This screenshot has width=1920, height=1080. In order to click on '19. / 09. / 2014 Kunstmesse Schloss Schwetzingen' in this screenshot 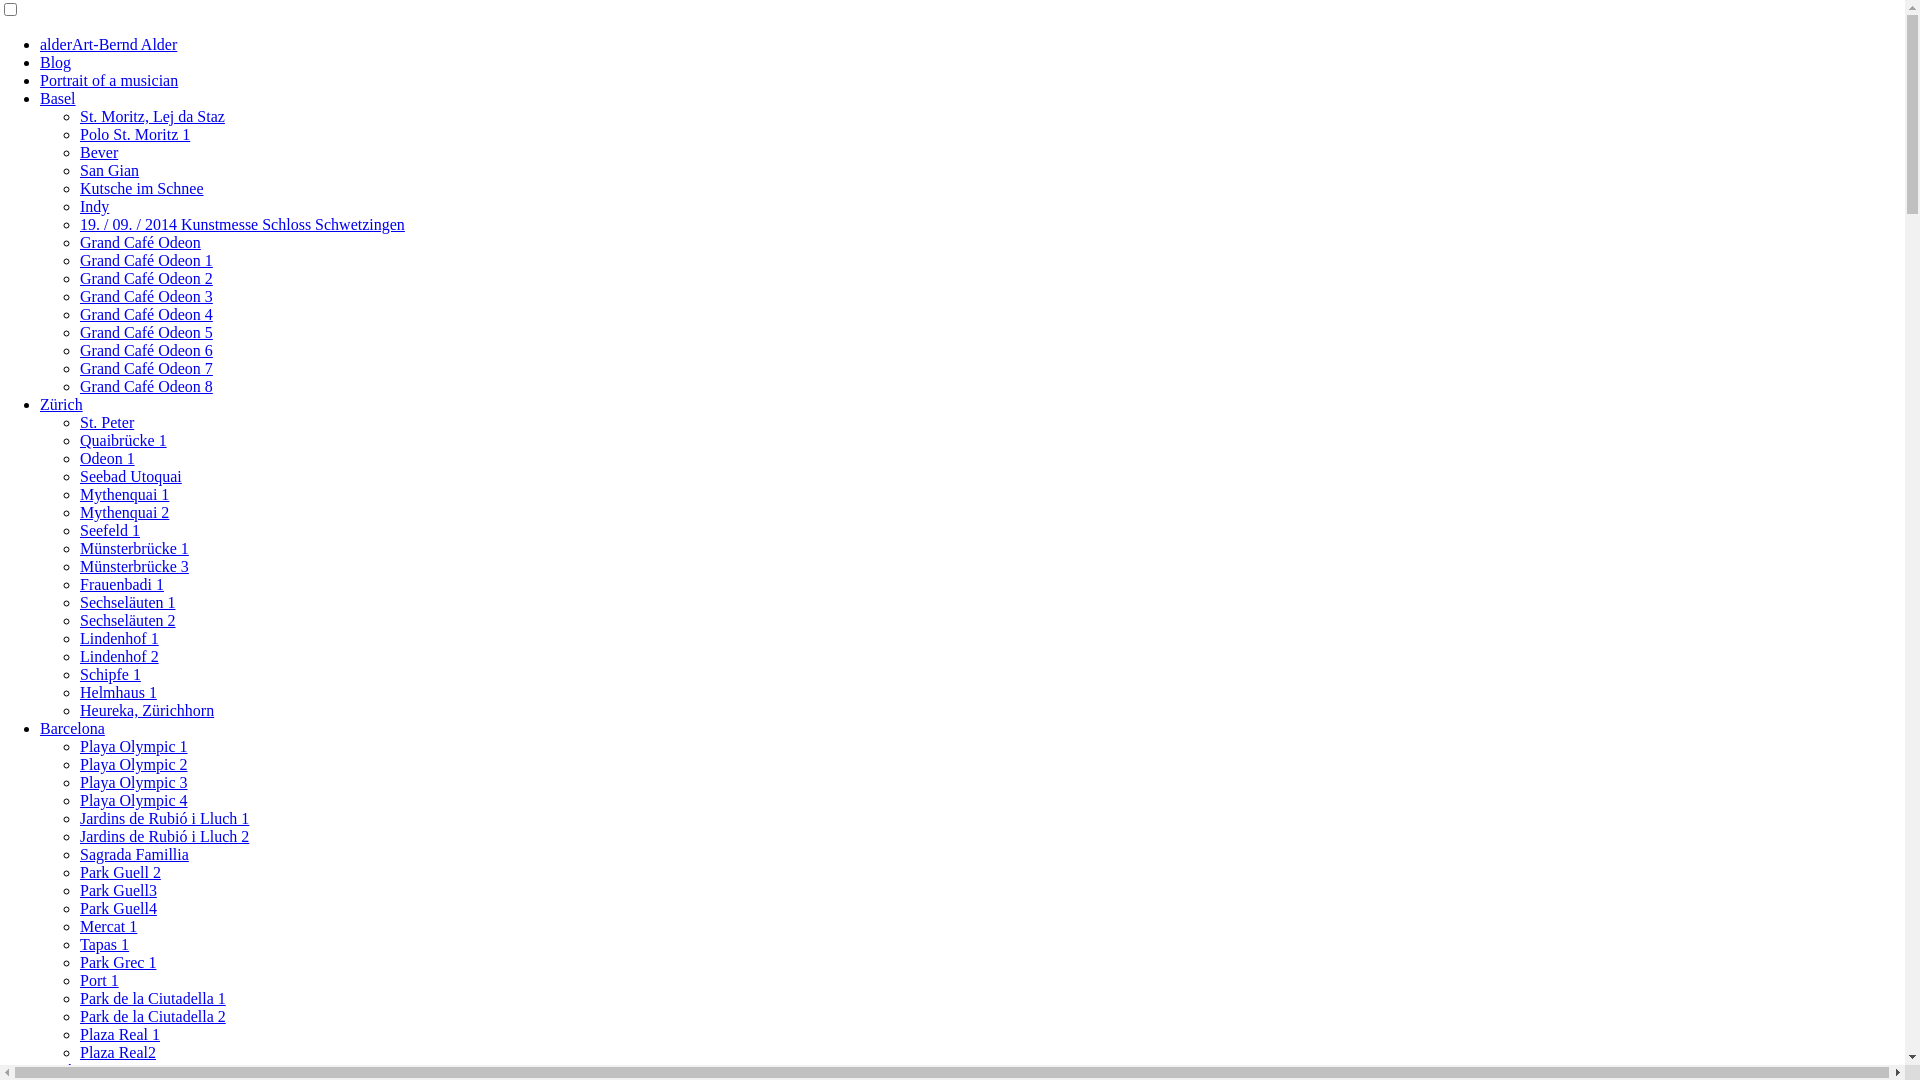, I will do `click(241, 224)`.